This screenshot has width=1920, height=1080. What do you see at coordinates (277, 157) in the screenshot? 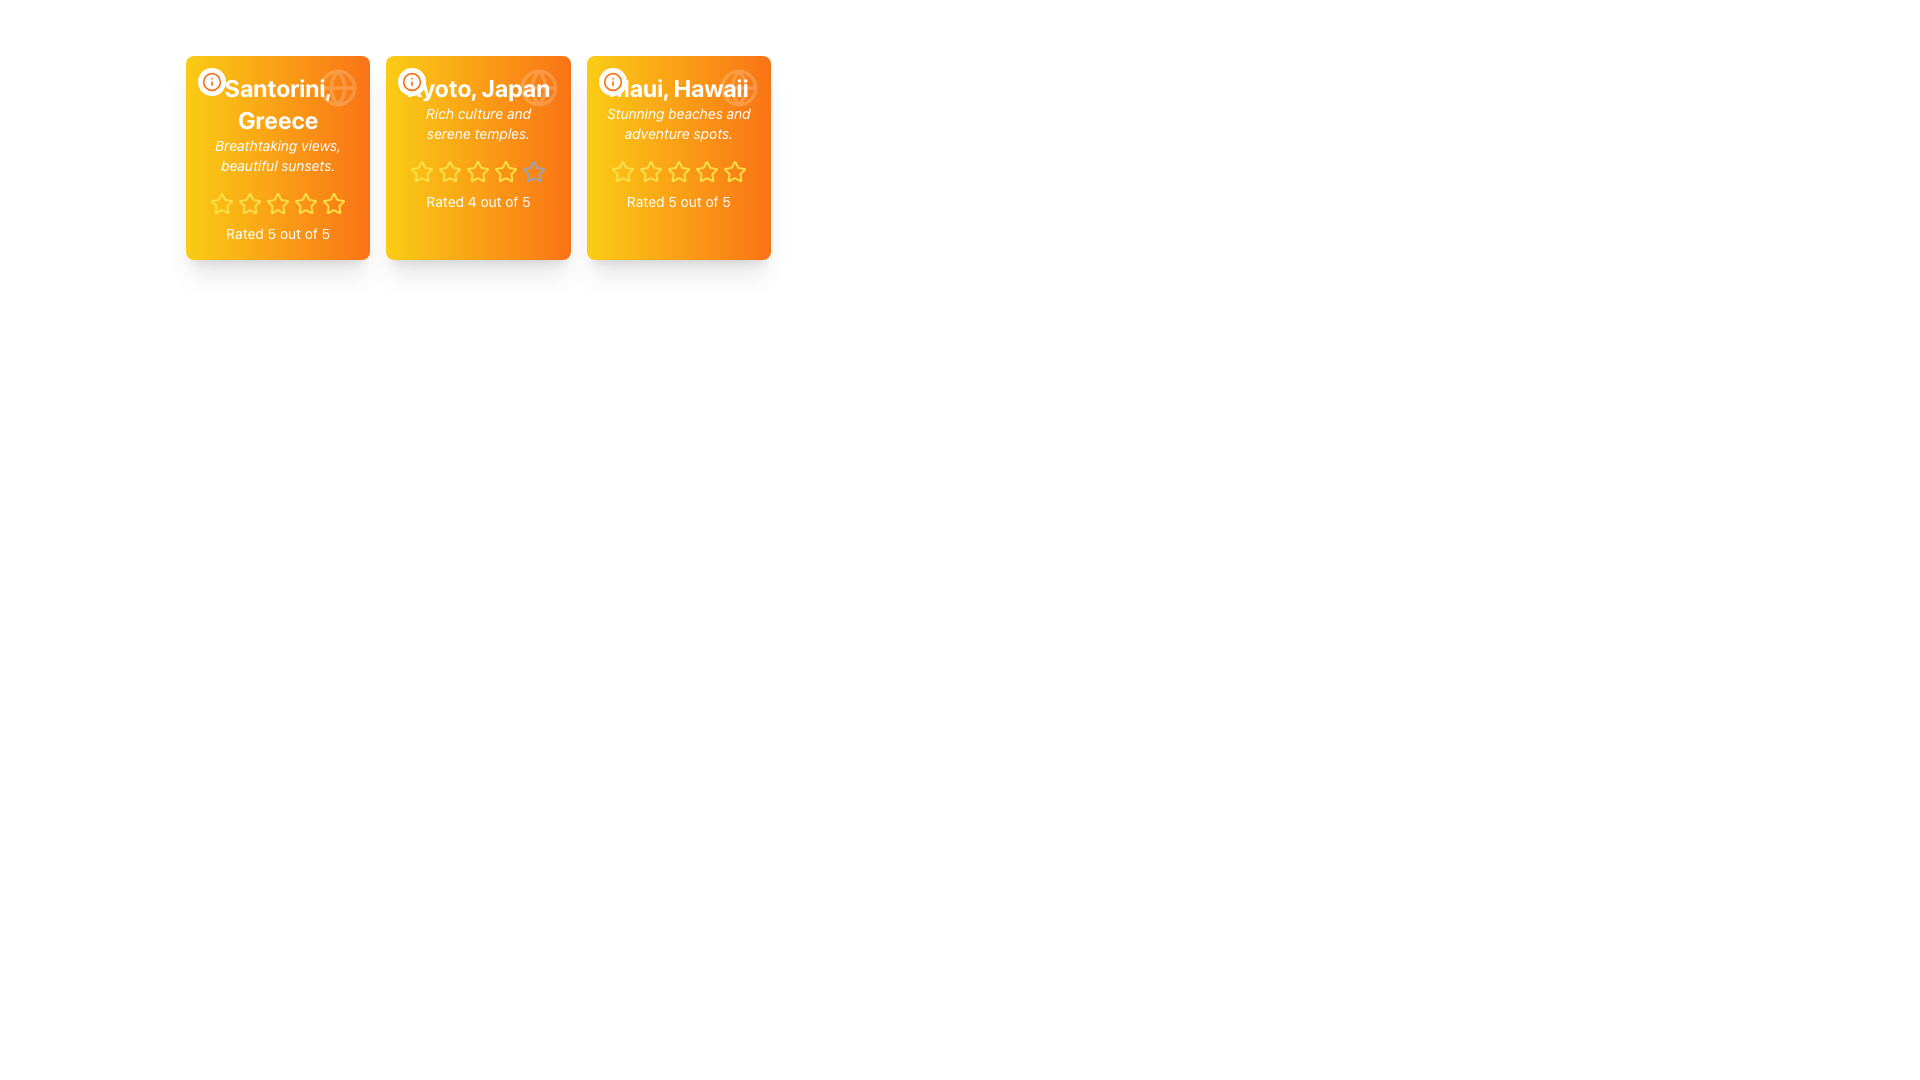
I see `the first travel destination card that displays its name, description, and user rating in a grid layout` at bounding box center [277, 157].